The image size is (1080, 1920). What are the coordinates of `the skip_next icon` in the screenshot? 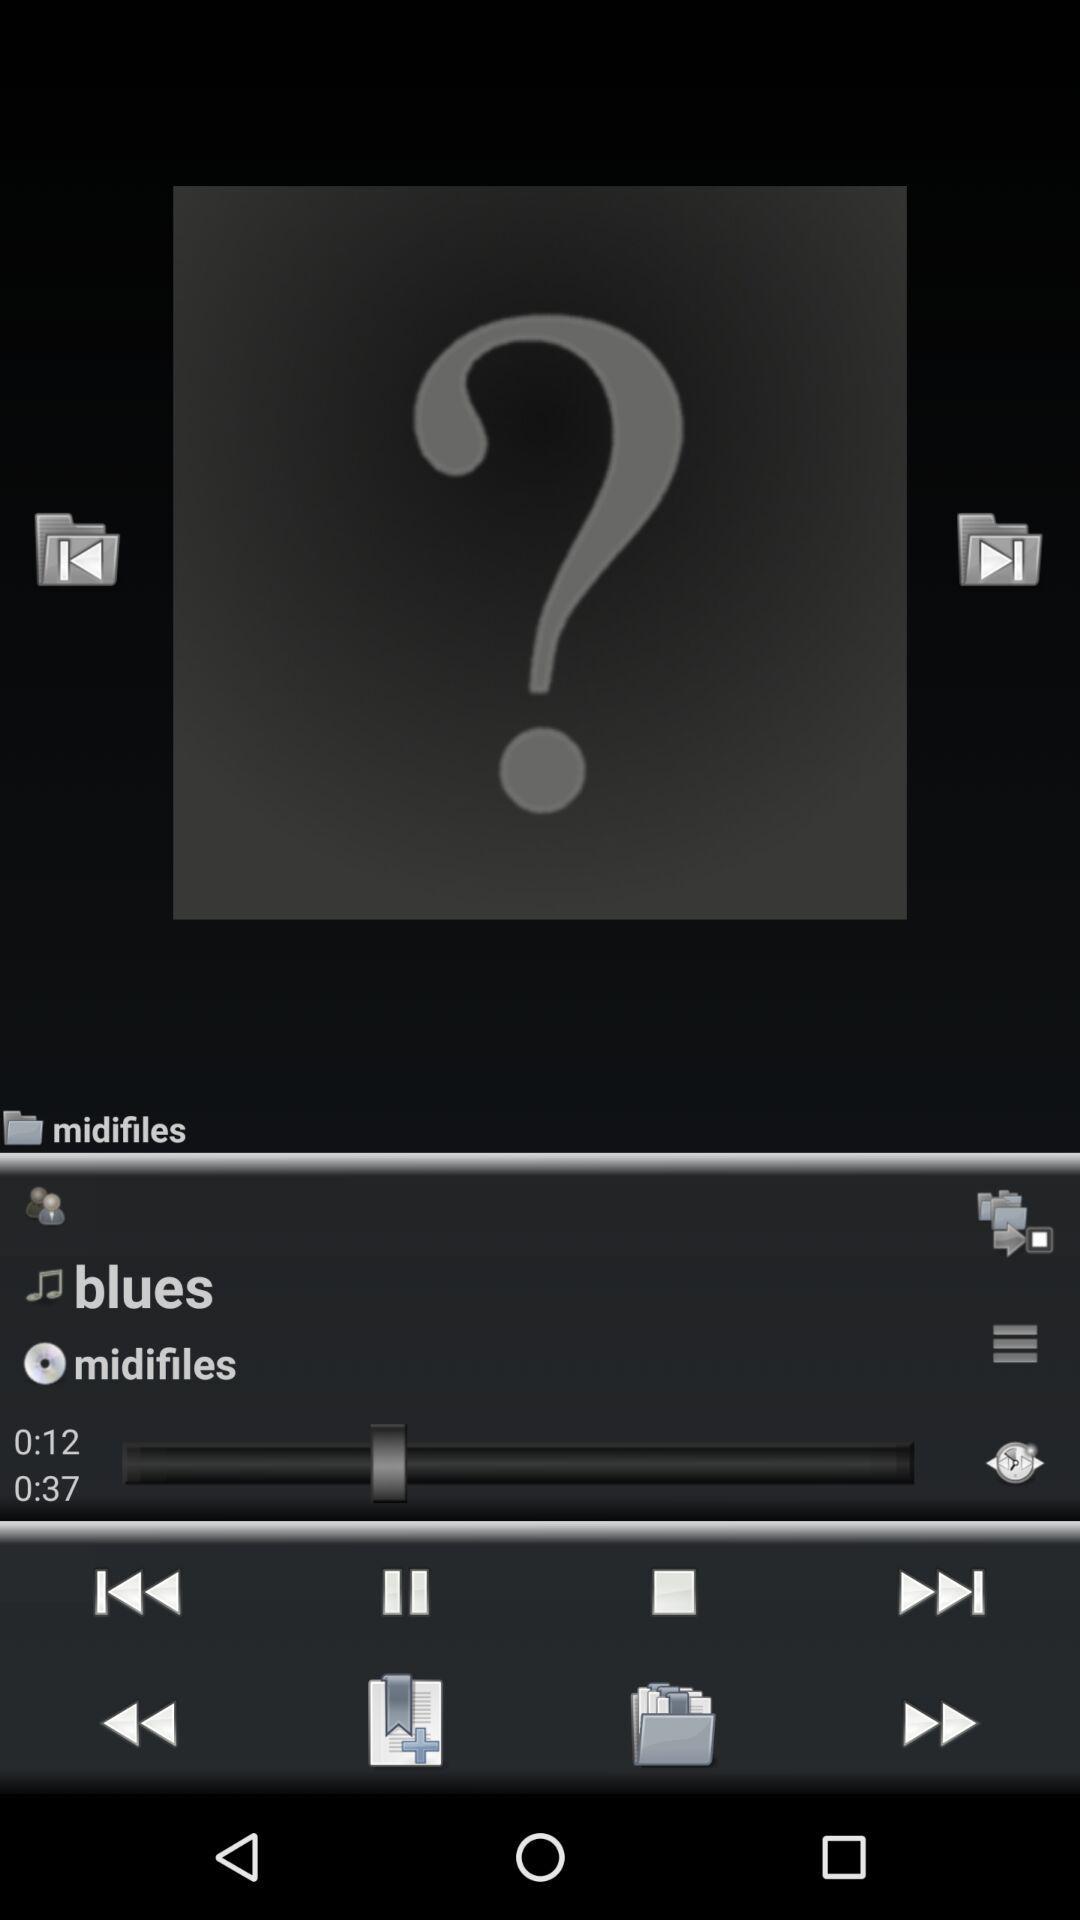 It's located at (1000, 590).